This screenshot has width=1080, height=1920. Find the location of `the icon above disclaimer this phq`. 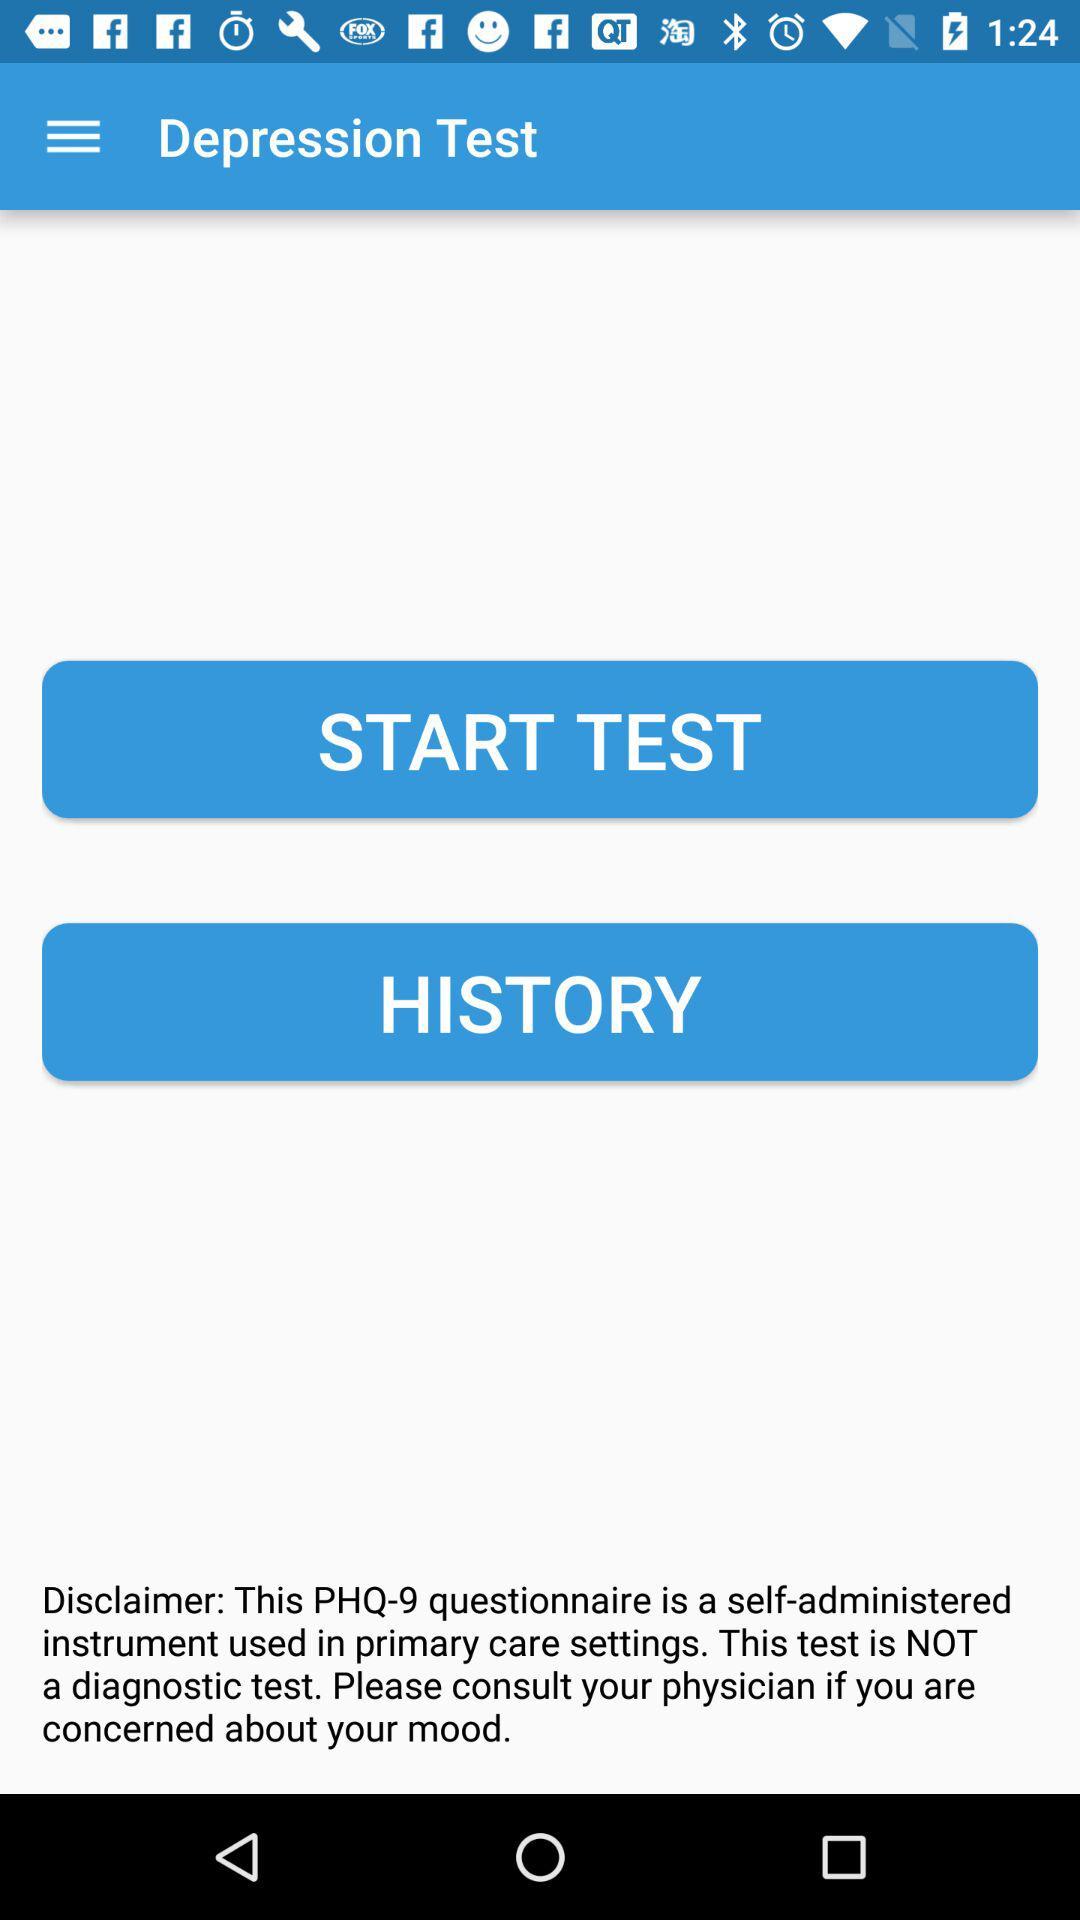

the icon above disclaimer this phq is located at coordinates (540, 1002).